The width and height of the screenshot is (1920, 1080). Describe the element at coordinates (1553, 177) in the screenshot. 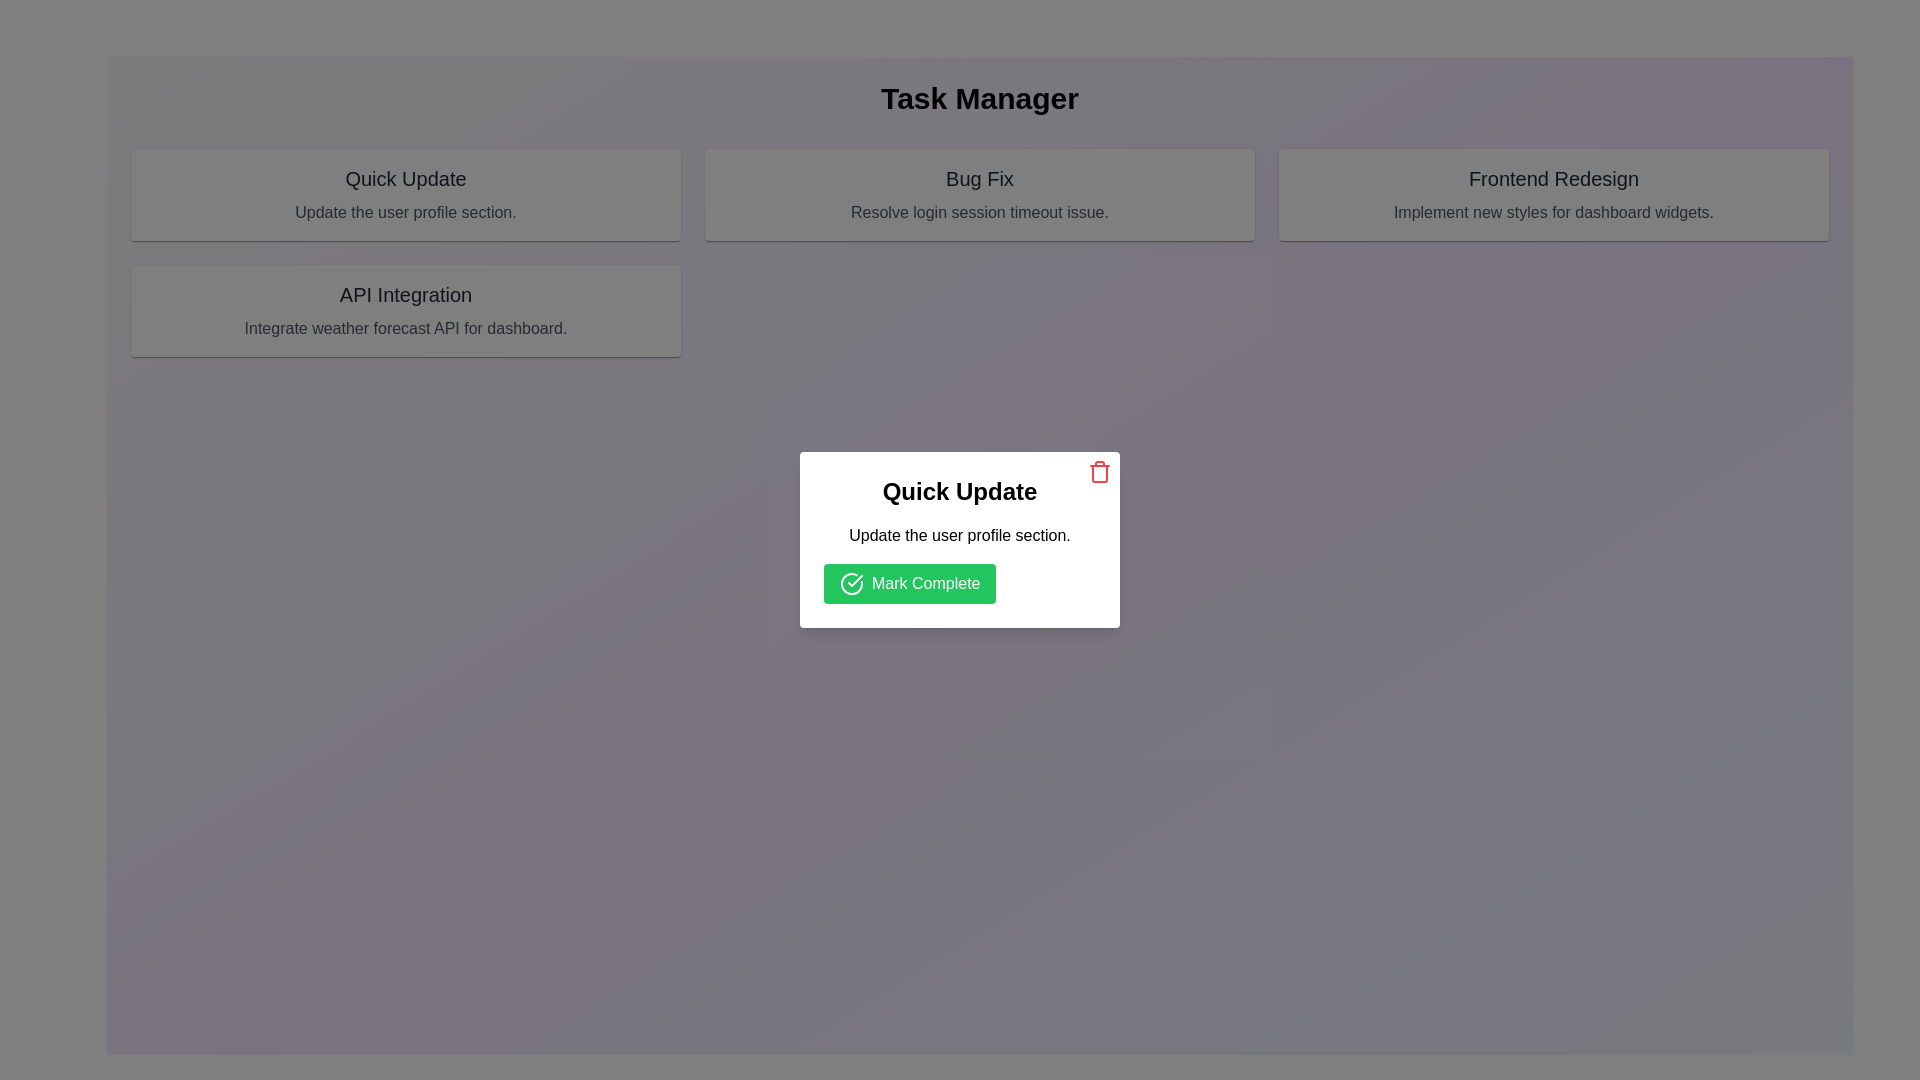

I see `the text titled 'Frontend Redesign' located in the third card component on the top right of the interface` at that location.